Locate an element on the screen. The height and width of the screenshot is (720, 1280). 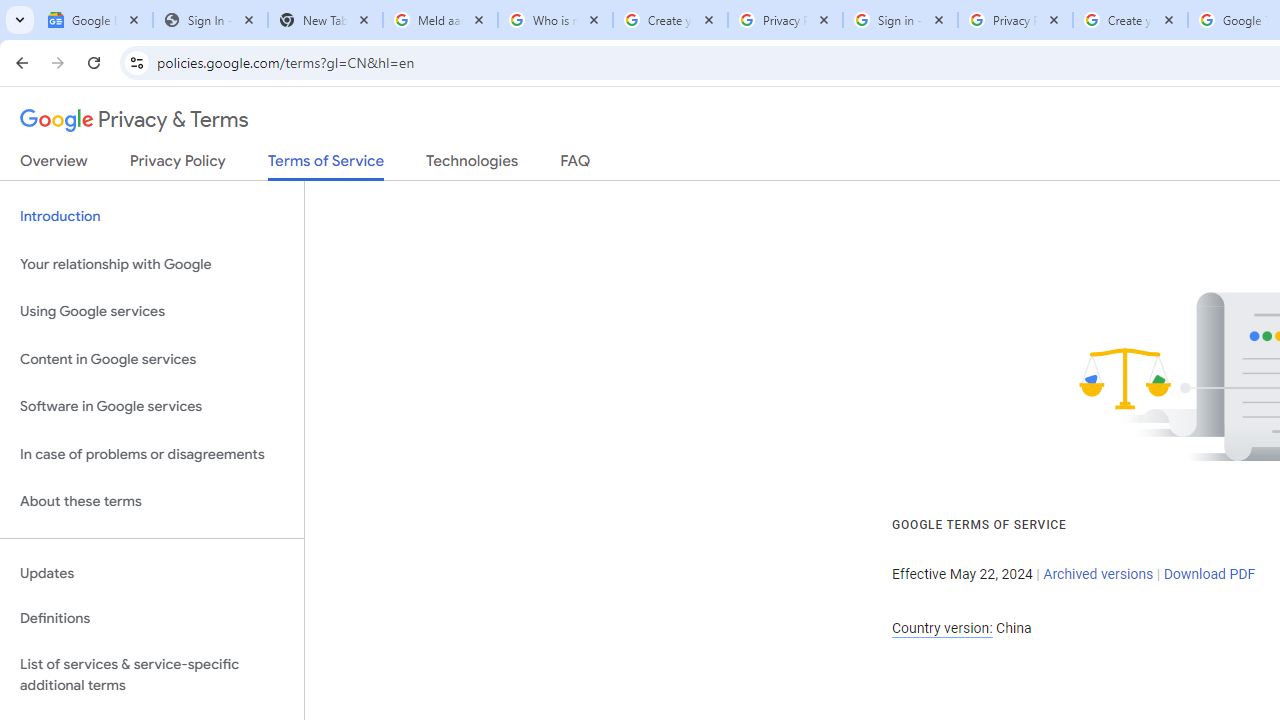
'In case of problems or disagreements' is located at coordinates (151, 454).